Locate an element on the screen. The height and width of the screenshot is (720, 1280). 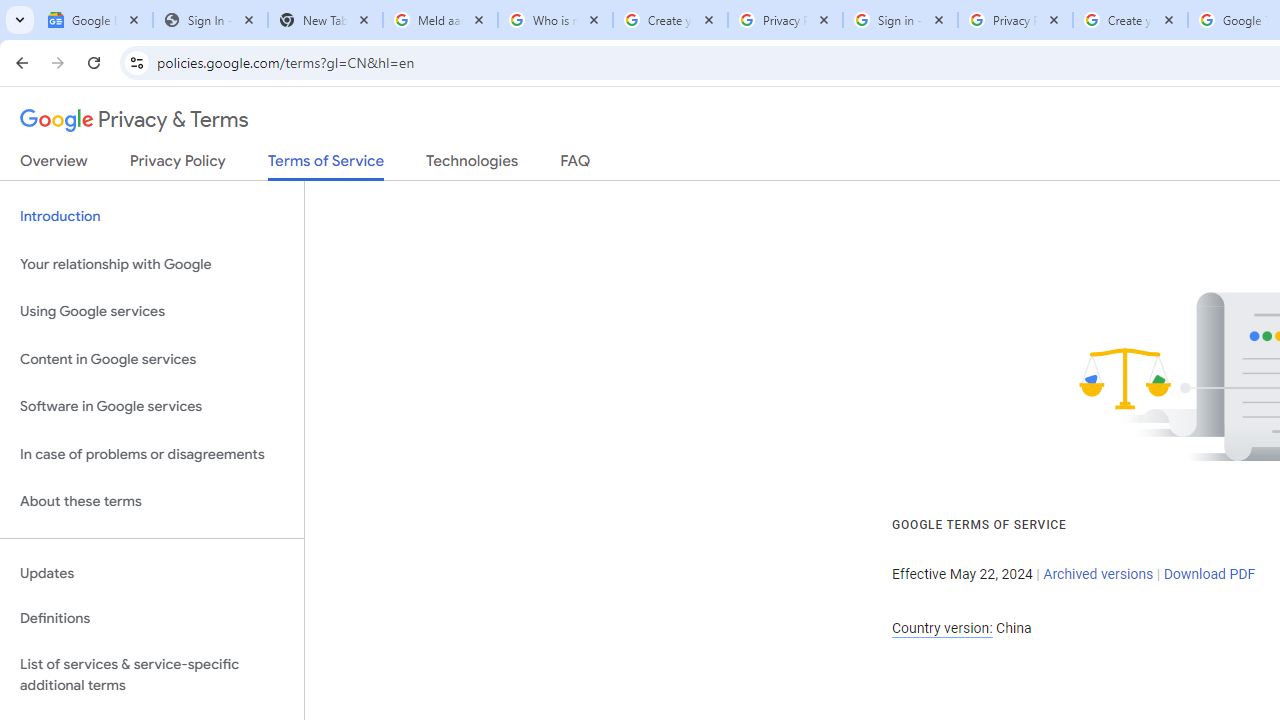
'In case of problems or disagreements' is located at coordinates (151, 454).